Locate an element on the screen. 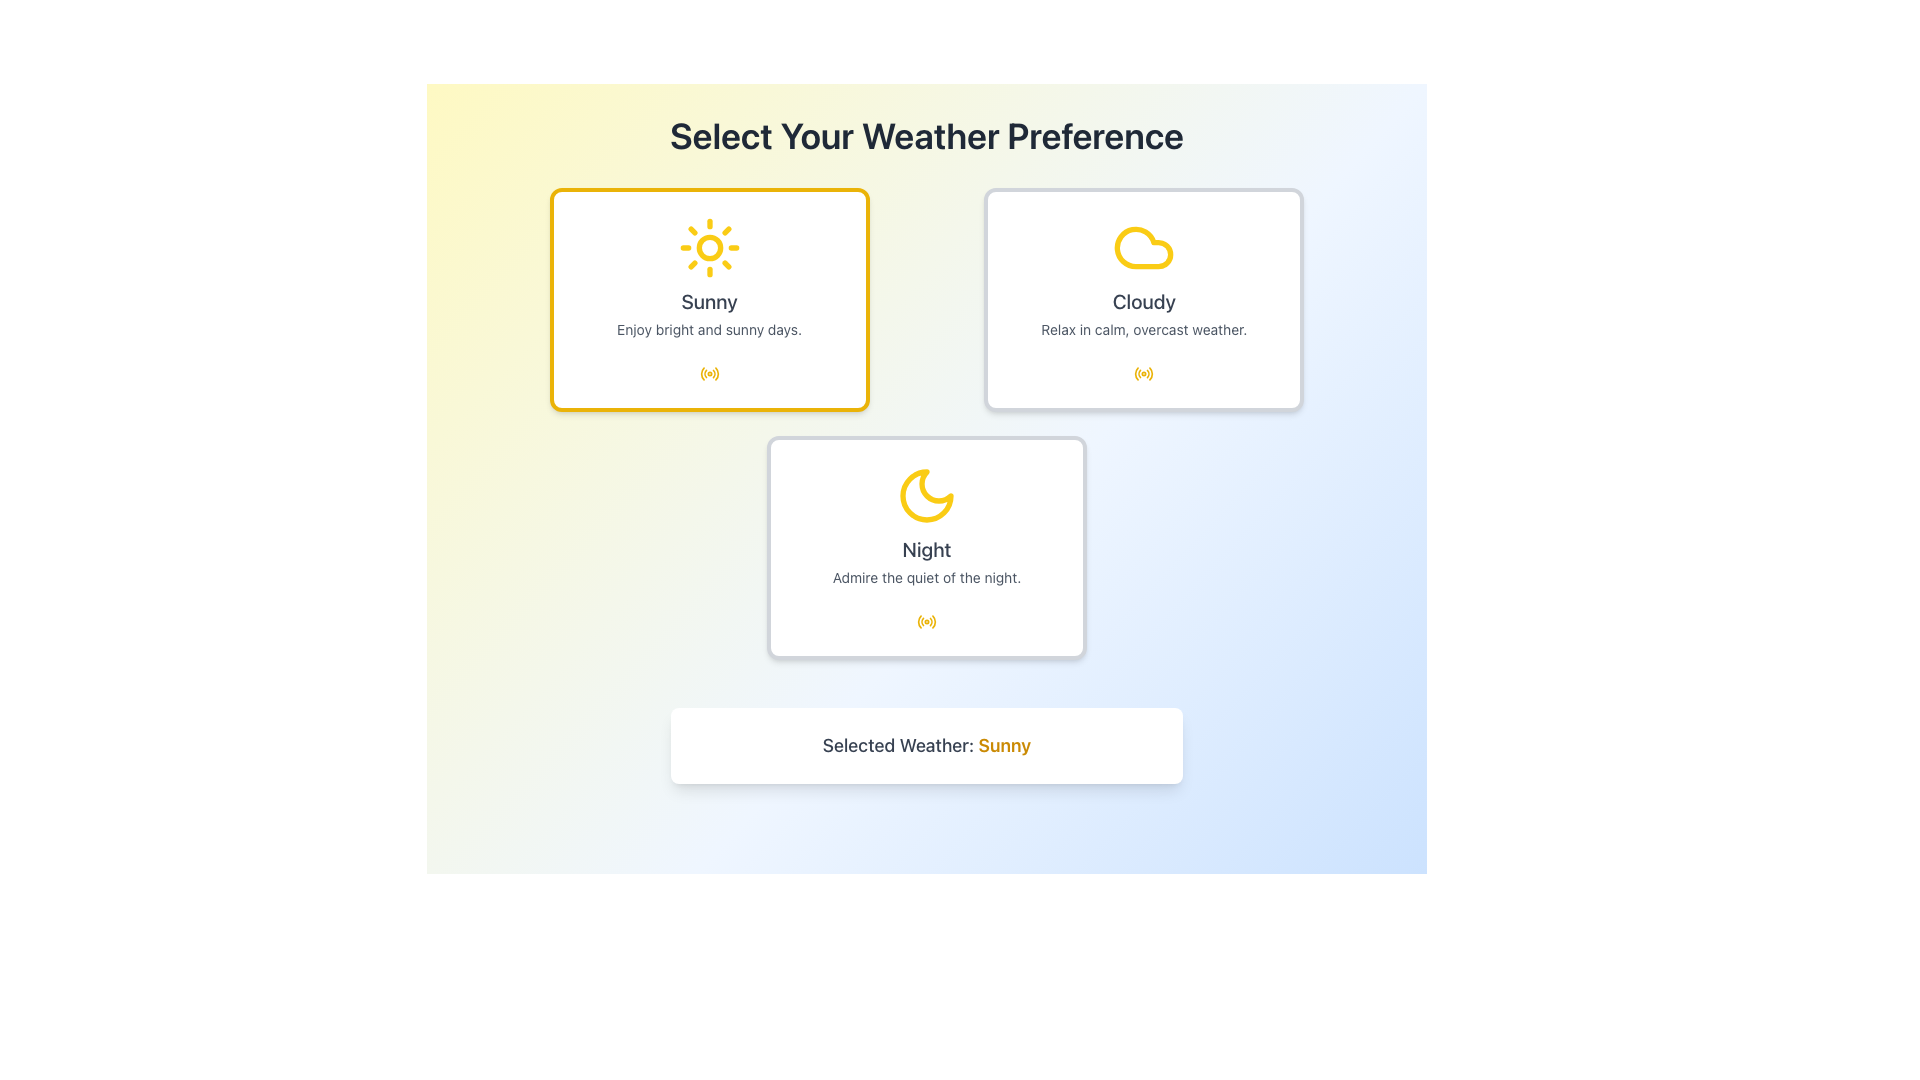 The width and height of the screenshot is (1920, 1080). the descriptive subtitle text for the 'Night' option, located at the bottom of the 'Night' card, enhancing the user's understanding of this weather preference is located at coordinates (925, 578).